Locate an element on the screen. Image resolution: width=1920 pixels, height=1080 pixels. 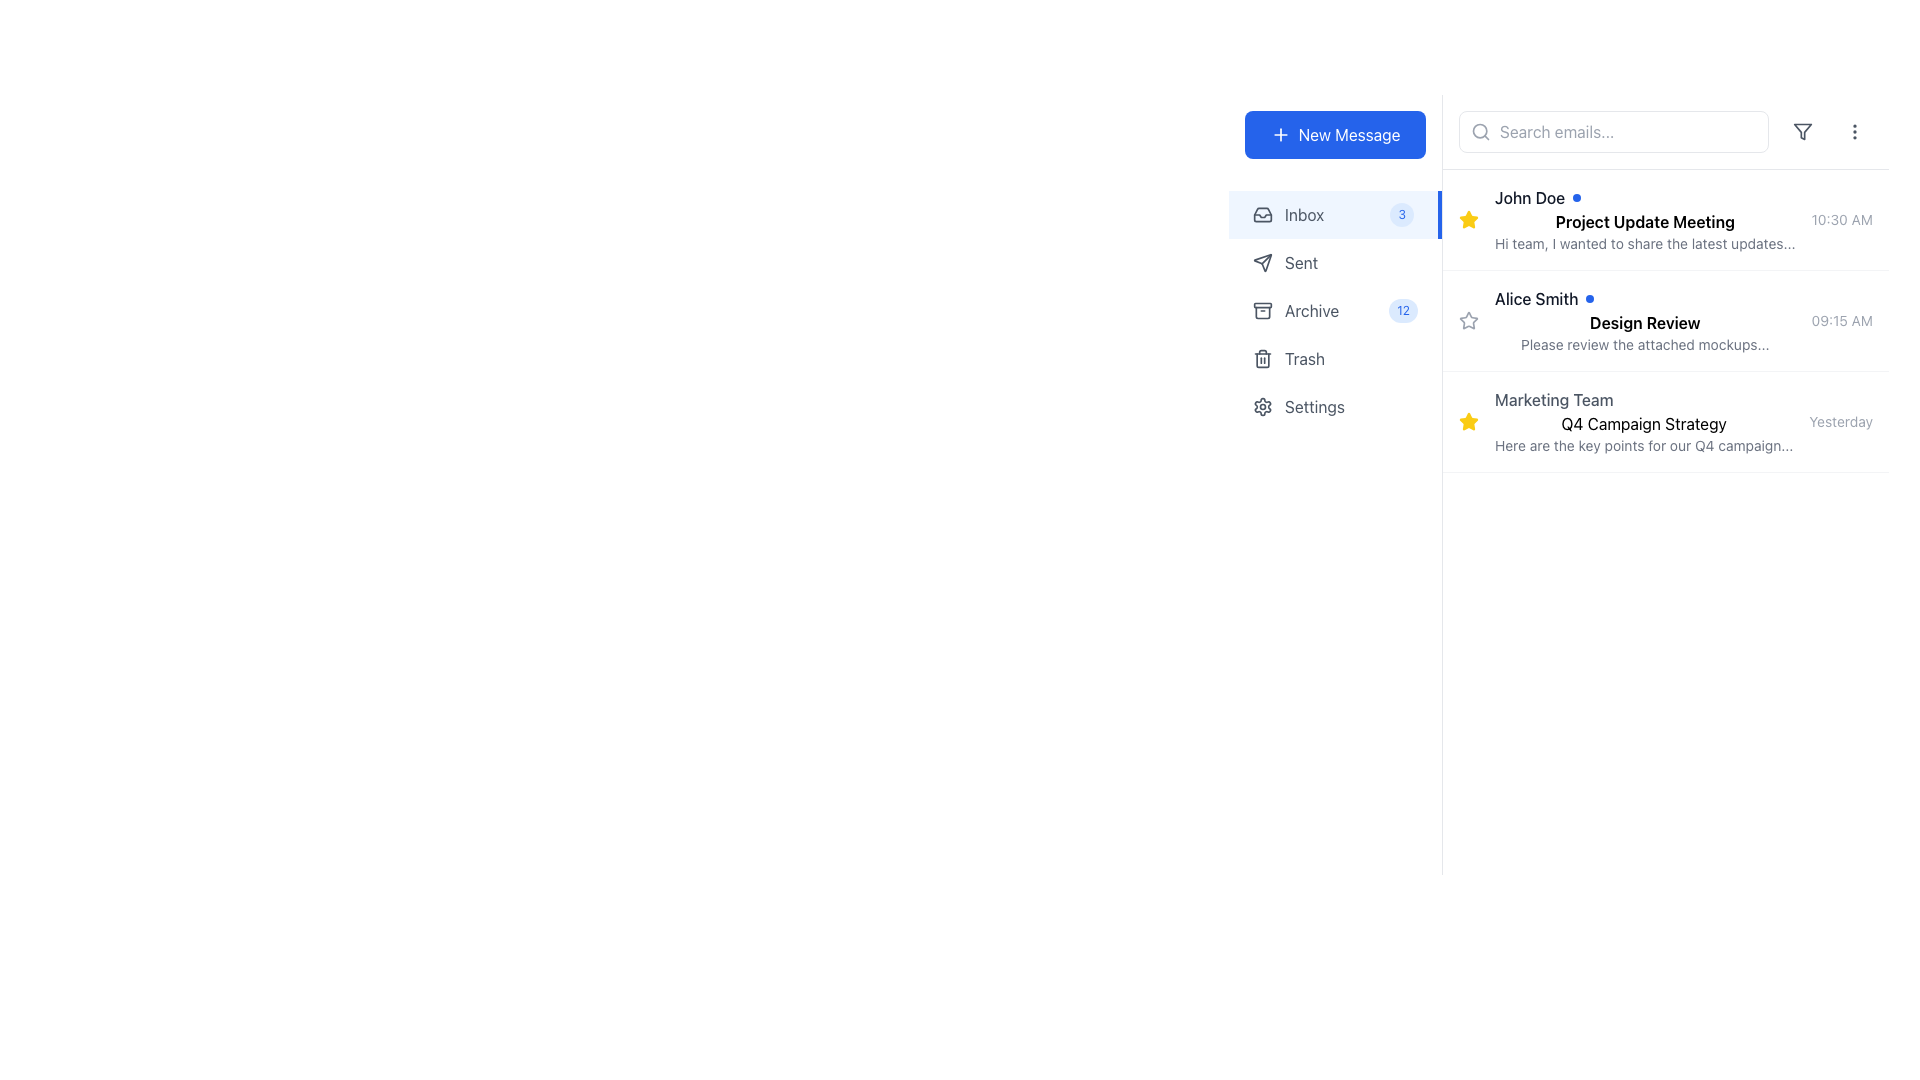
the third item in the vertical menu list, positioned between 'Sent' and 'Trash' is located at coordinates (1335, 311).